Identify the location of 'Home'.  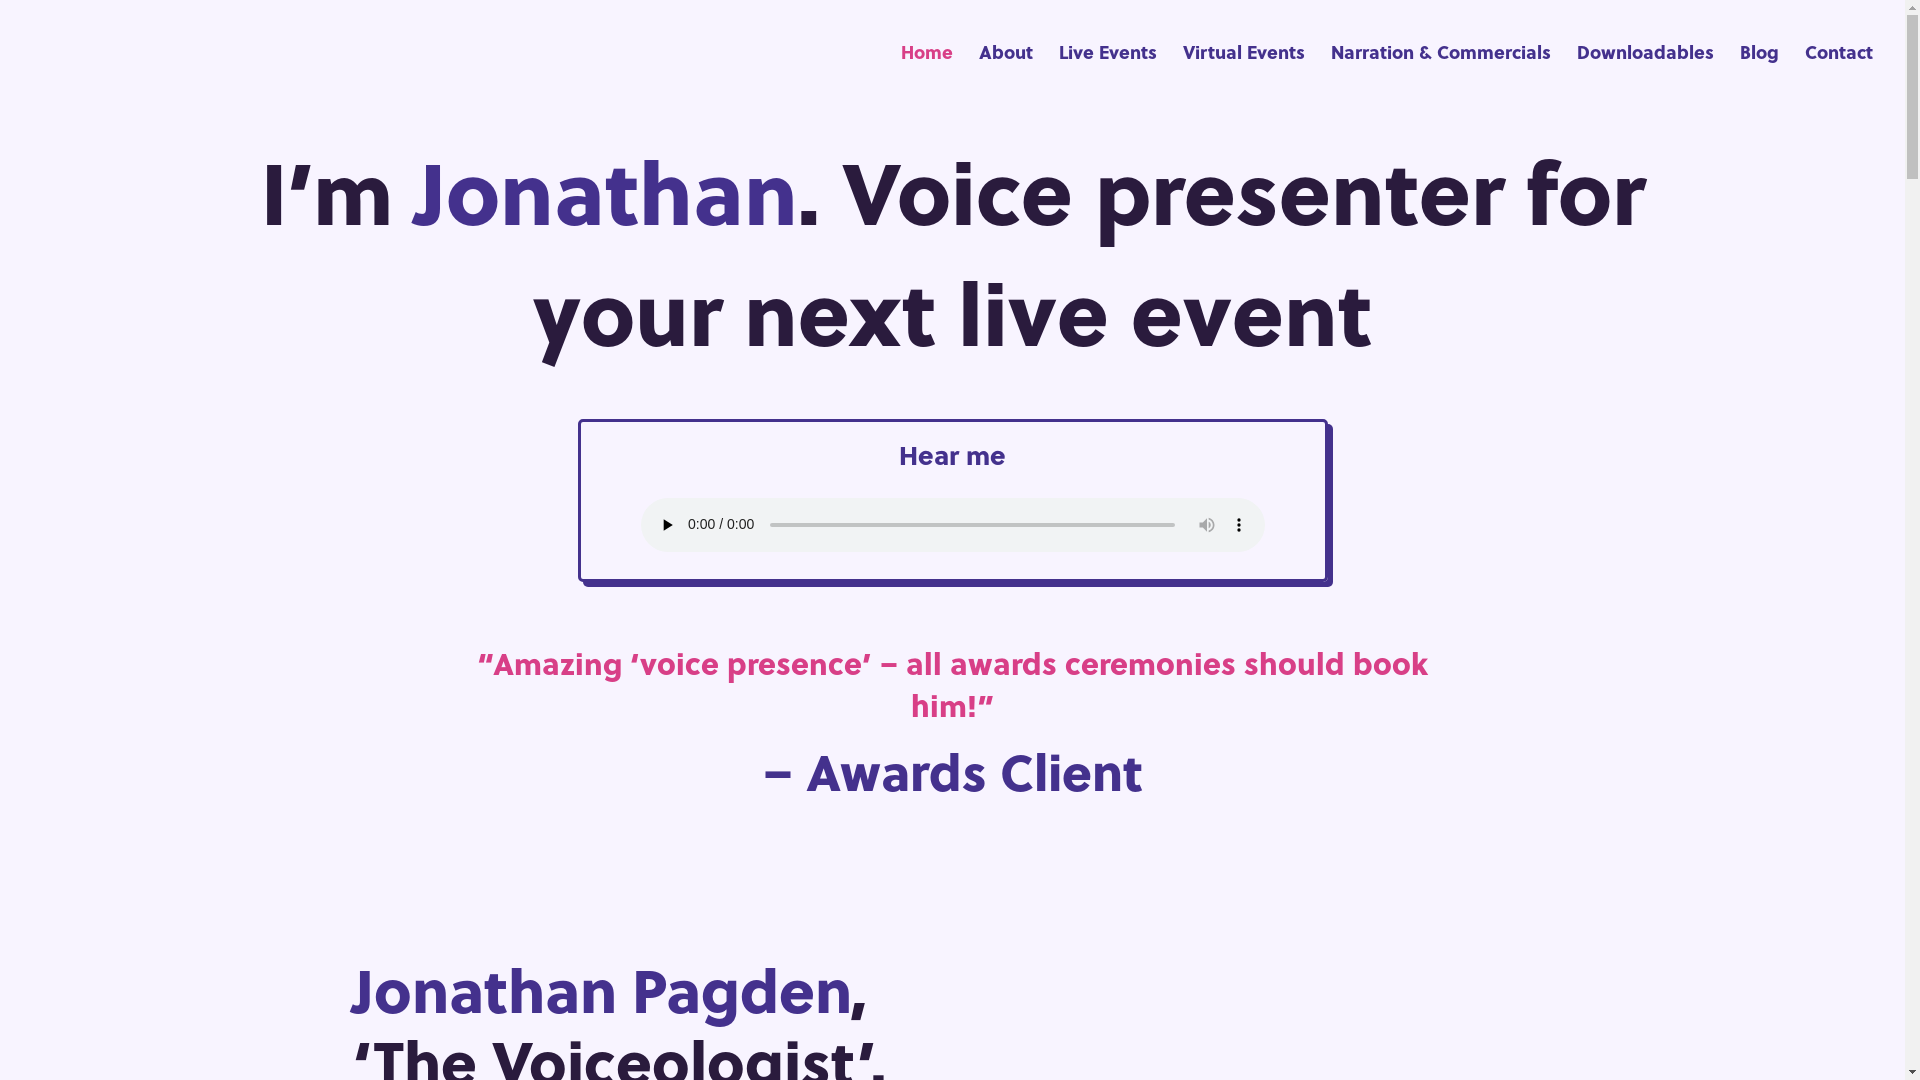
(925, 73).